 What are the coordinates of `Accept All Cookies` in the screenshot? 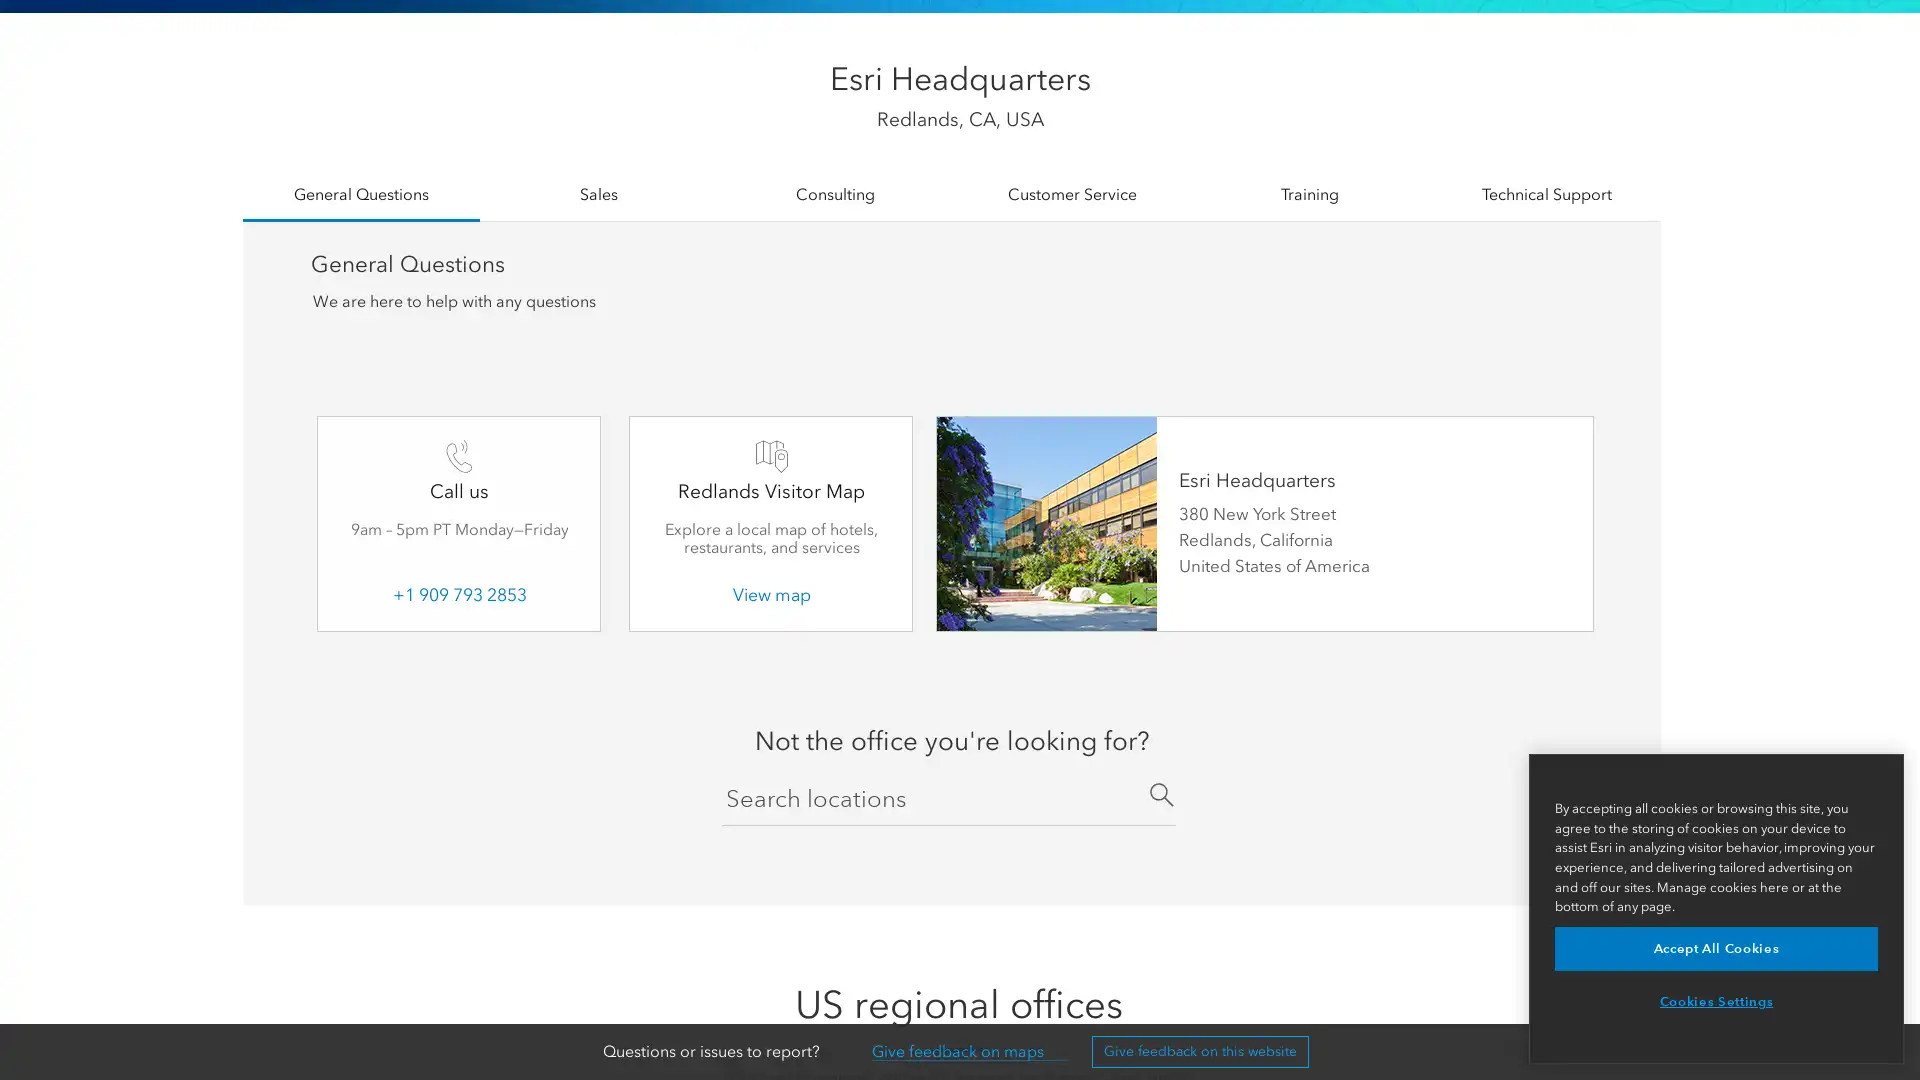 It's located at (1715, 947).